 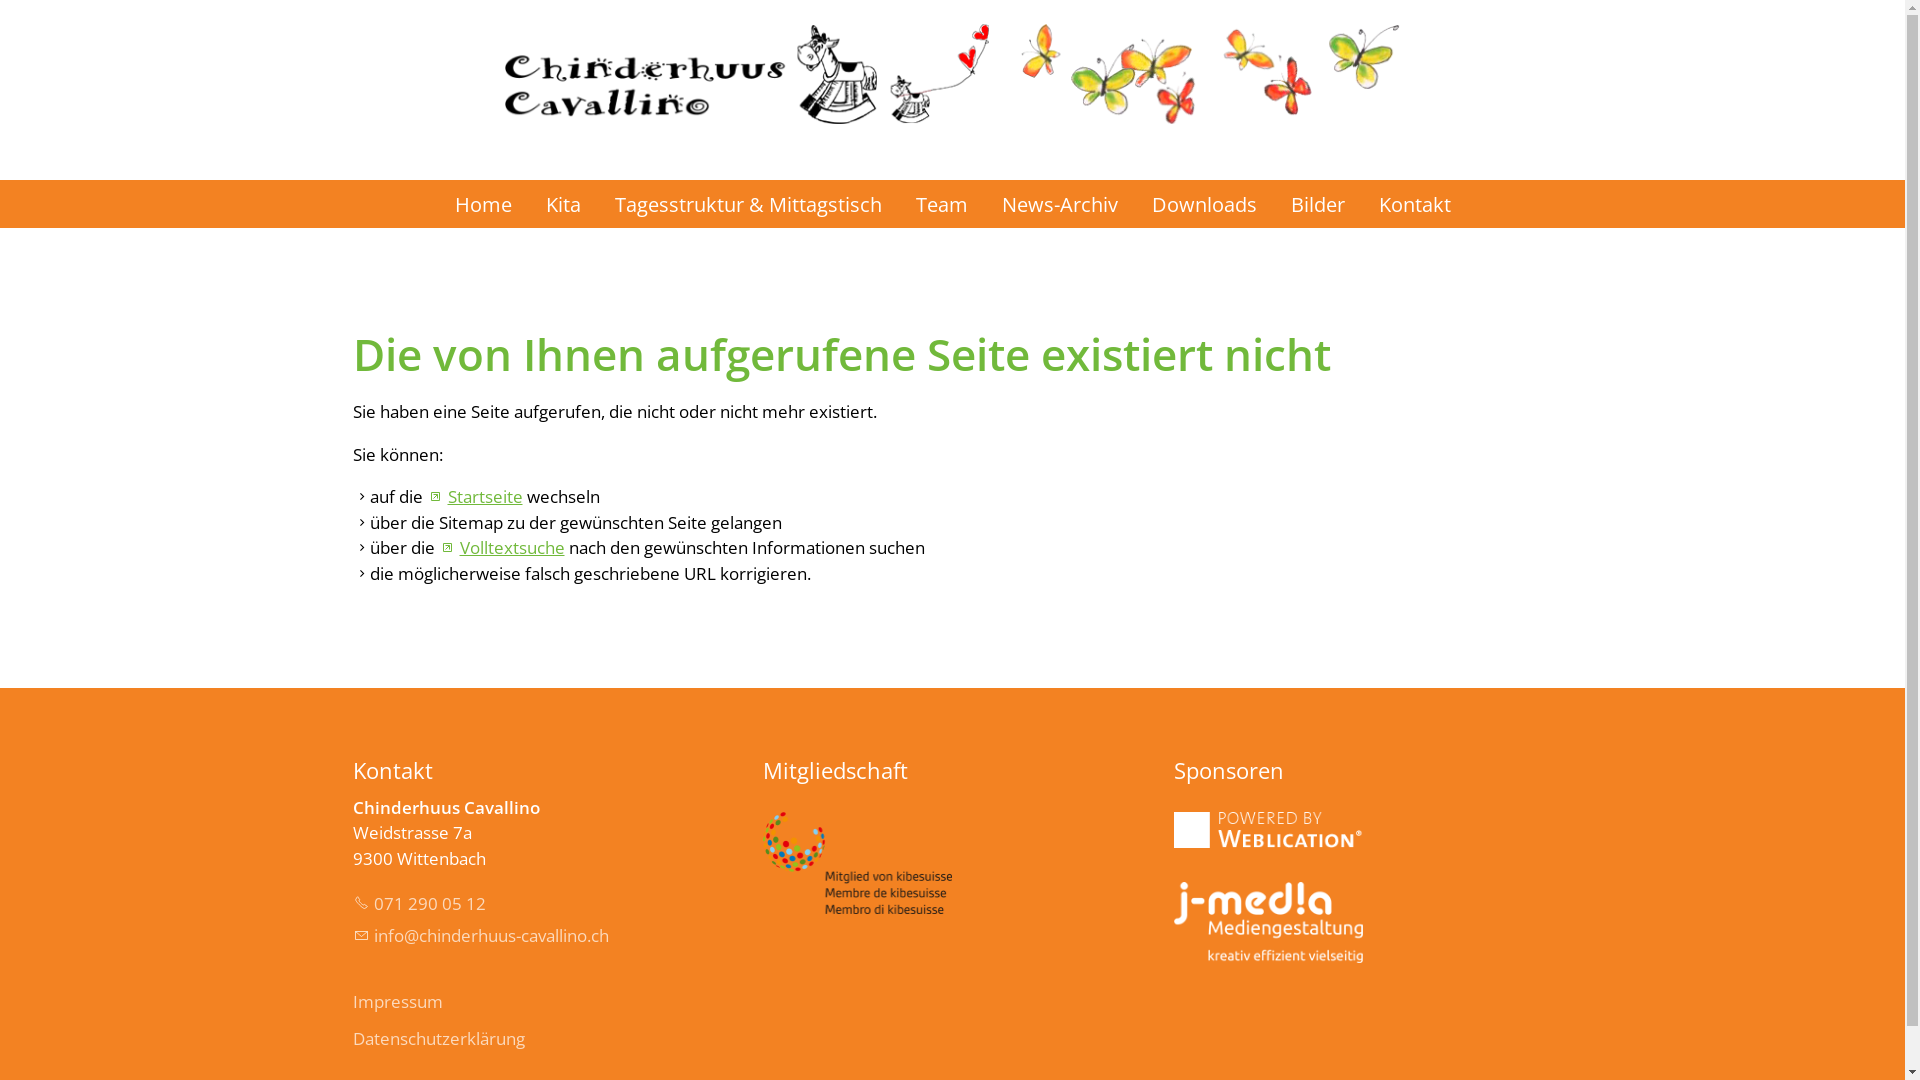 I want to click on 'Home', so click(x=483, y=204).